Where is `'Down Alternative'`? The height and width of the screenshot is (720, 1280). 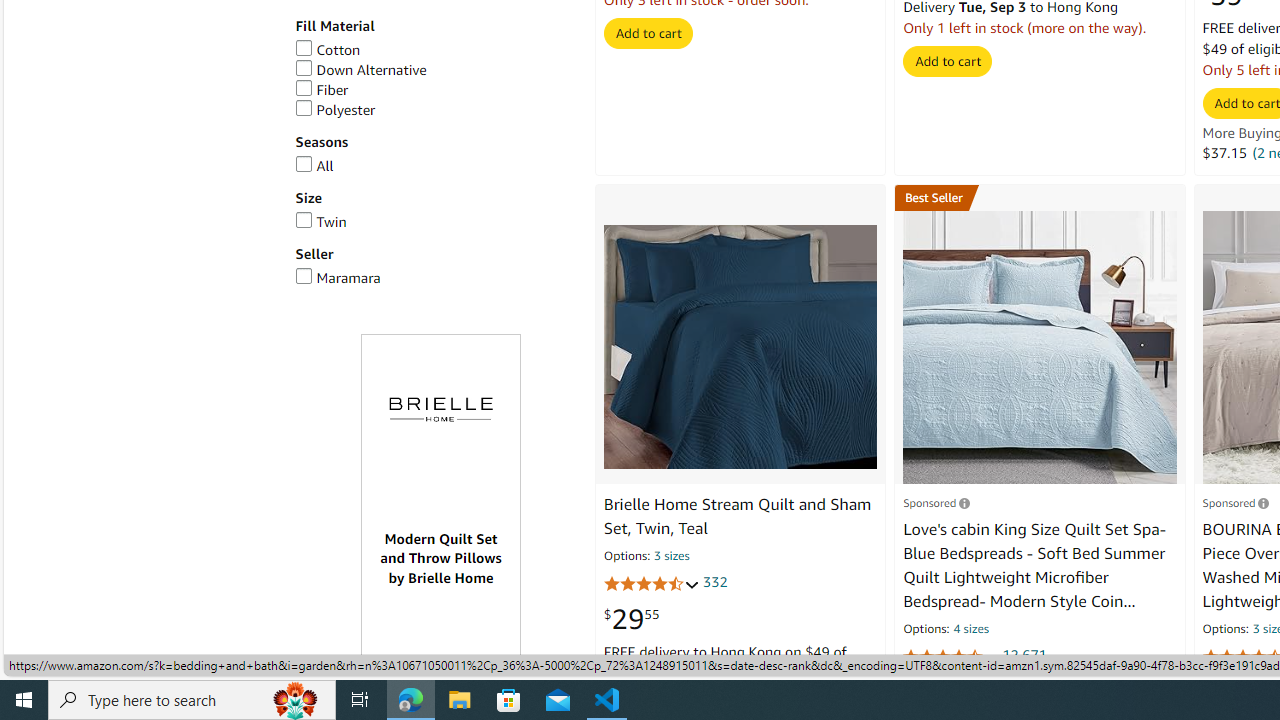
'Down Alternative' is located at coordinates (360, 68).